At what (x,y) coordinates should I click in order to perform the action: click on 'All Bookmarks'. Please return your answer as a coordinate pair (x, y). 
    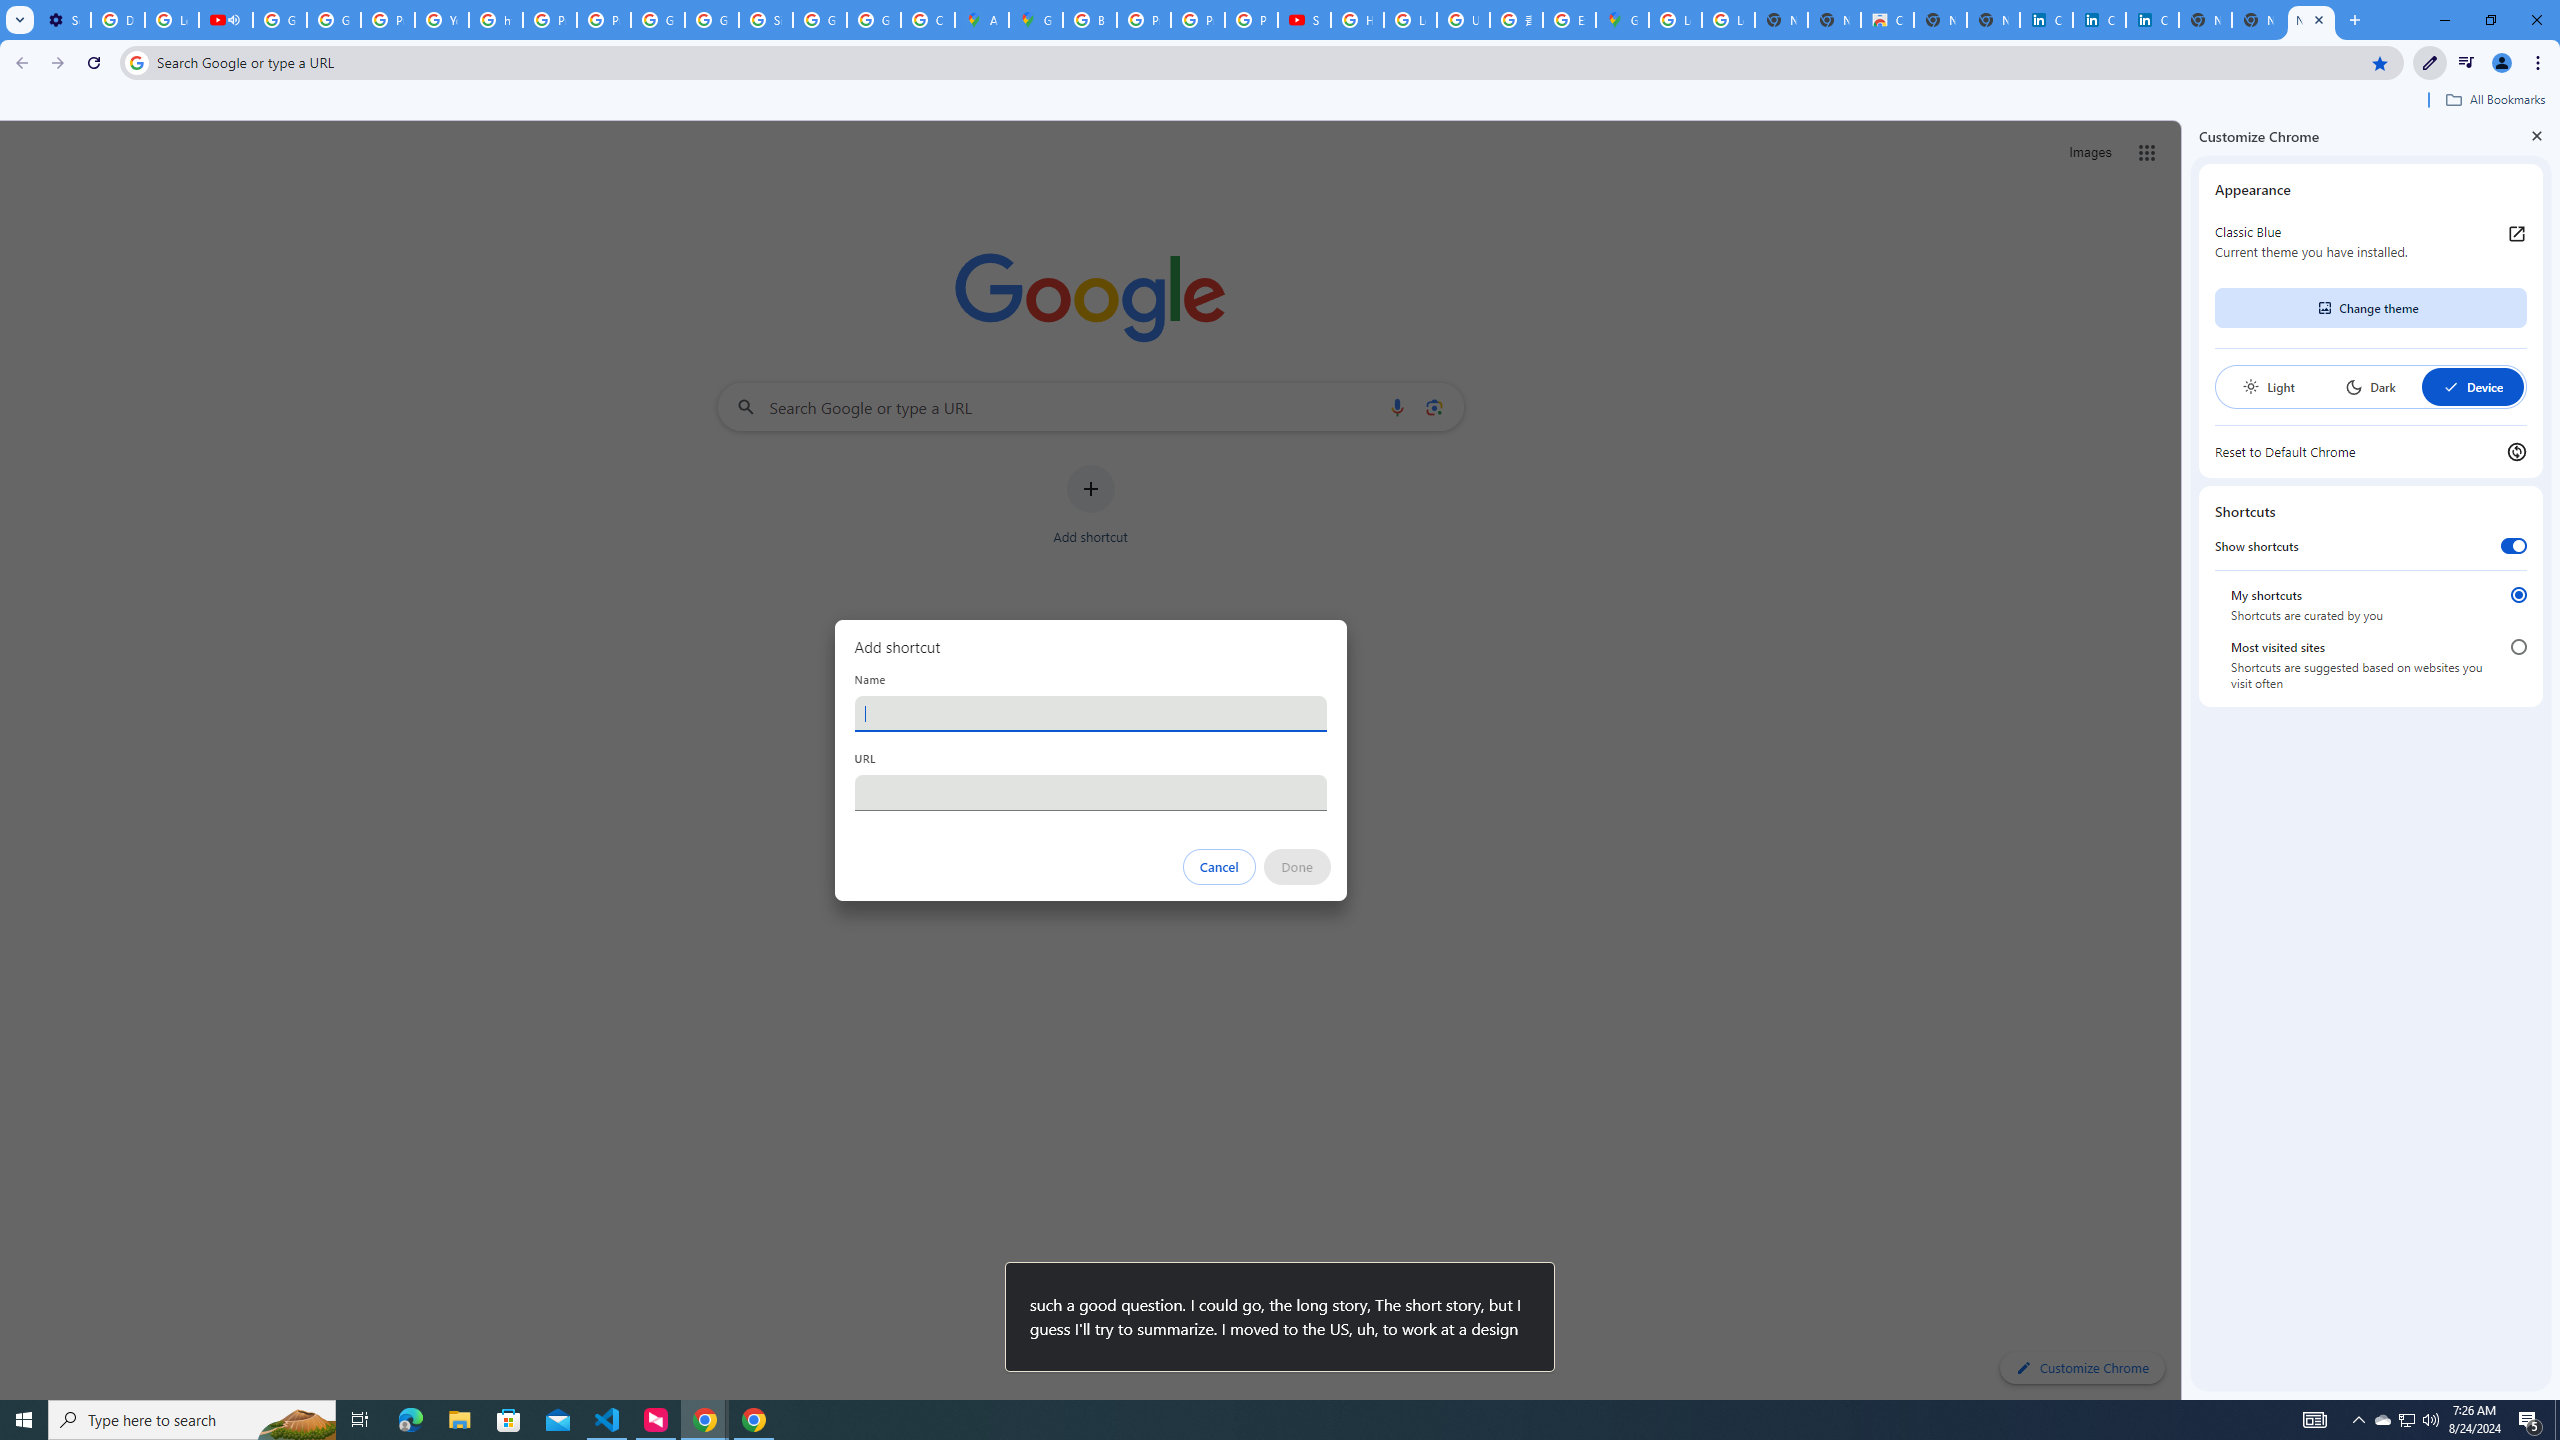
    Looking at the image, I should click on (2494, 99).